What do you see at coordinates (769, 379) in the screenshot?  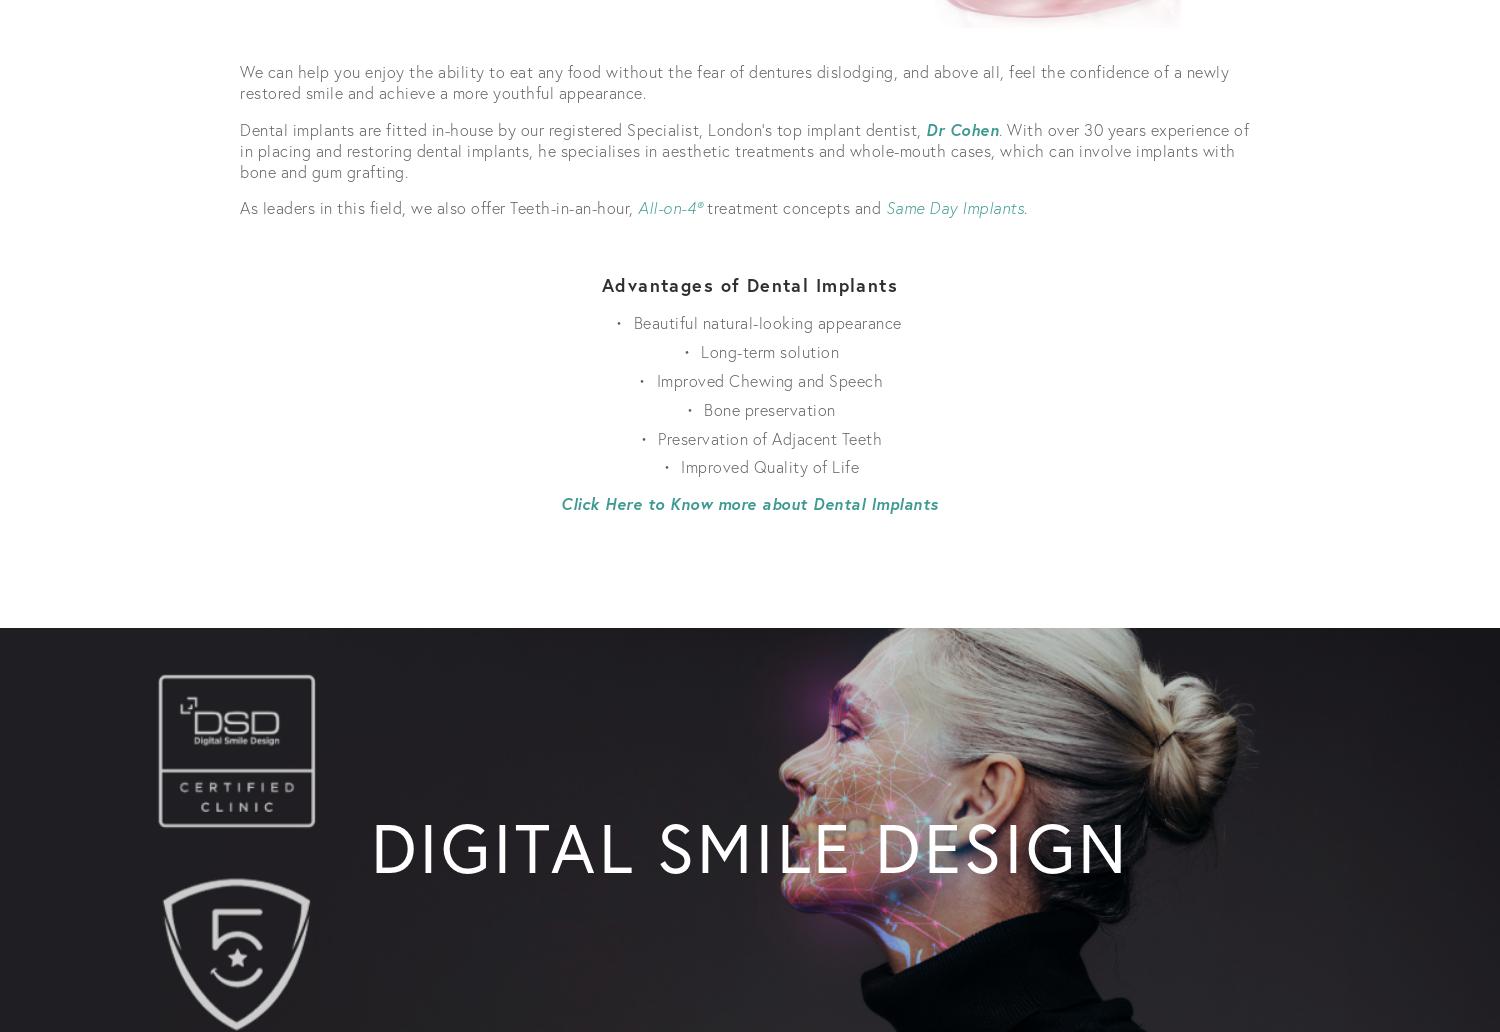 I see `'Improved Chewing and Speech'` at bounding box center [769, 379].